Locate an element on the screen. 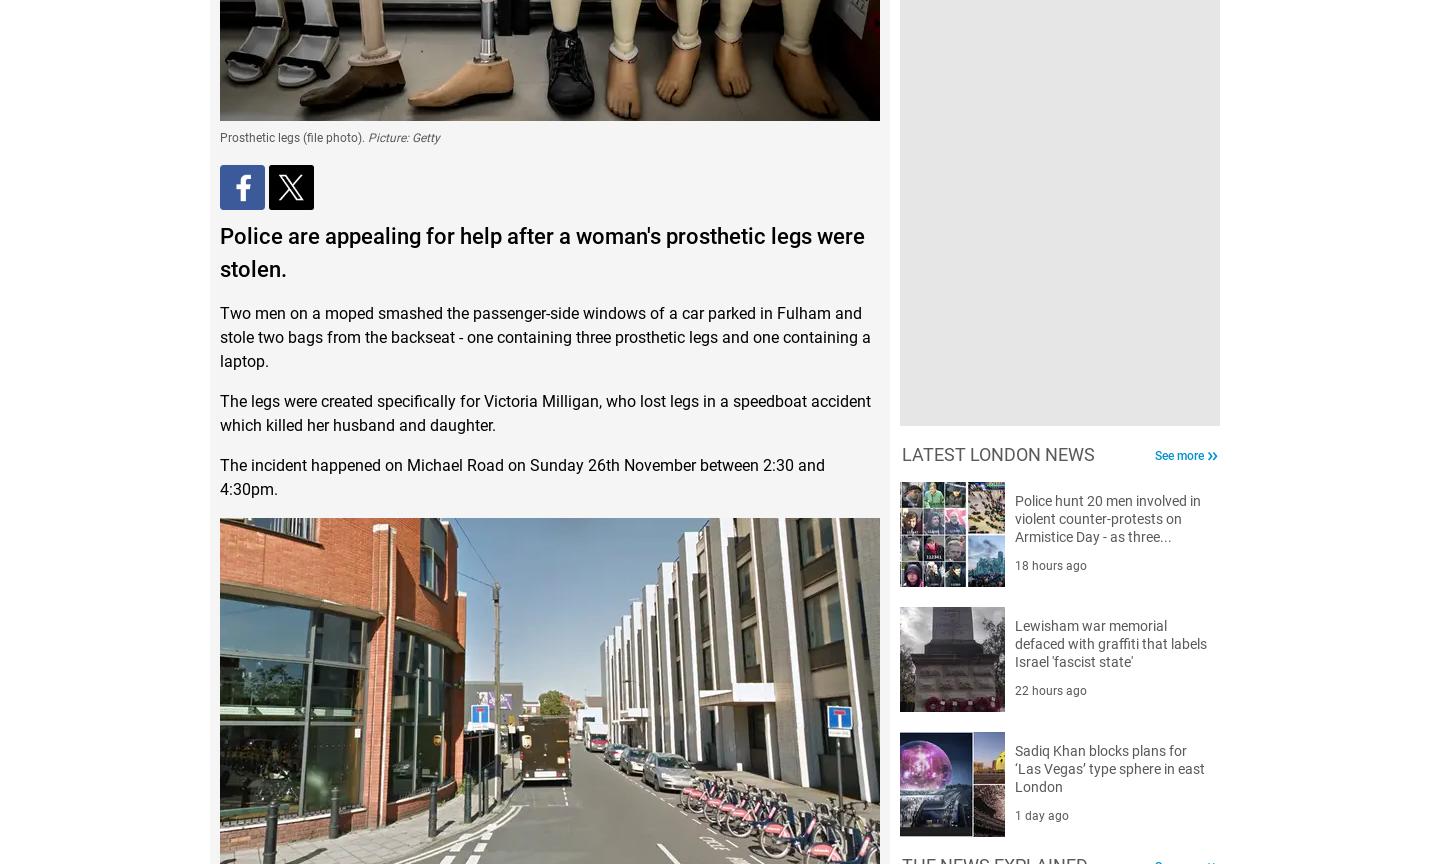 Image resolution: width=1440 pixels, height=864 pixels. 'Sadiq Khan blocks plans for ‘Las Vegas’ type sphere in east London' is located at coordinates (1108, 767).